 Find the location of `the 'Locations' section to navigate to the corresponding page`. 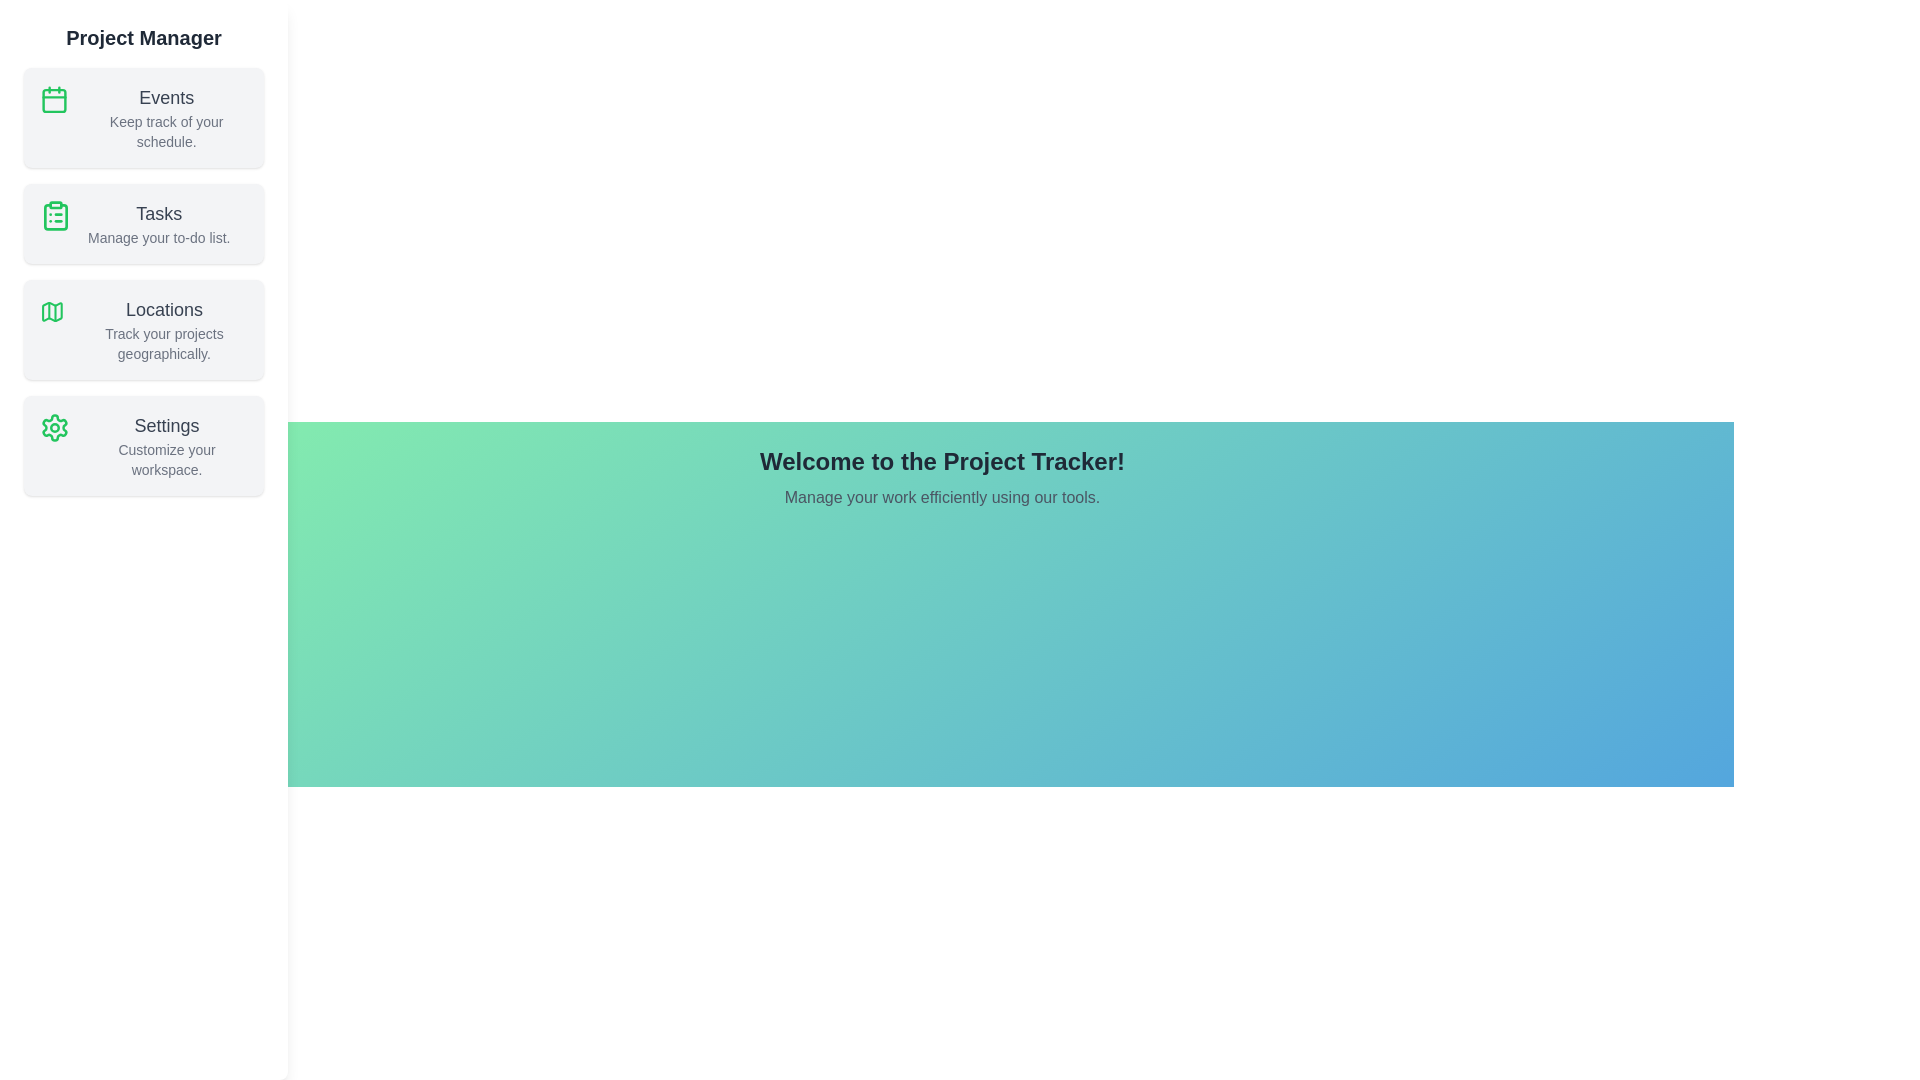

the 'Locations' section to navigate to the corresponding page is located at coordinates (143, 329).